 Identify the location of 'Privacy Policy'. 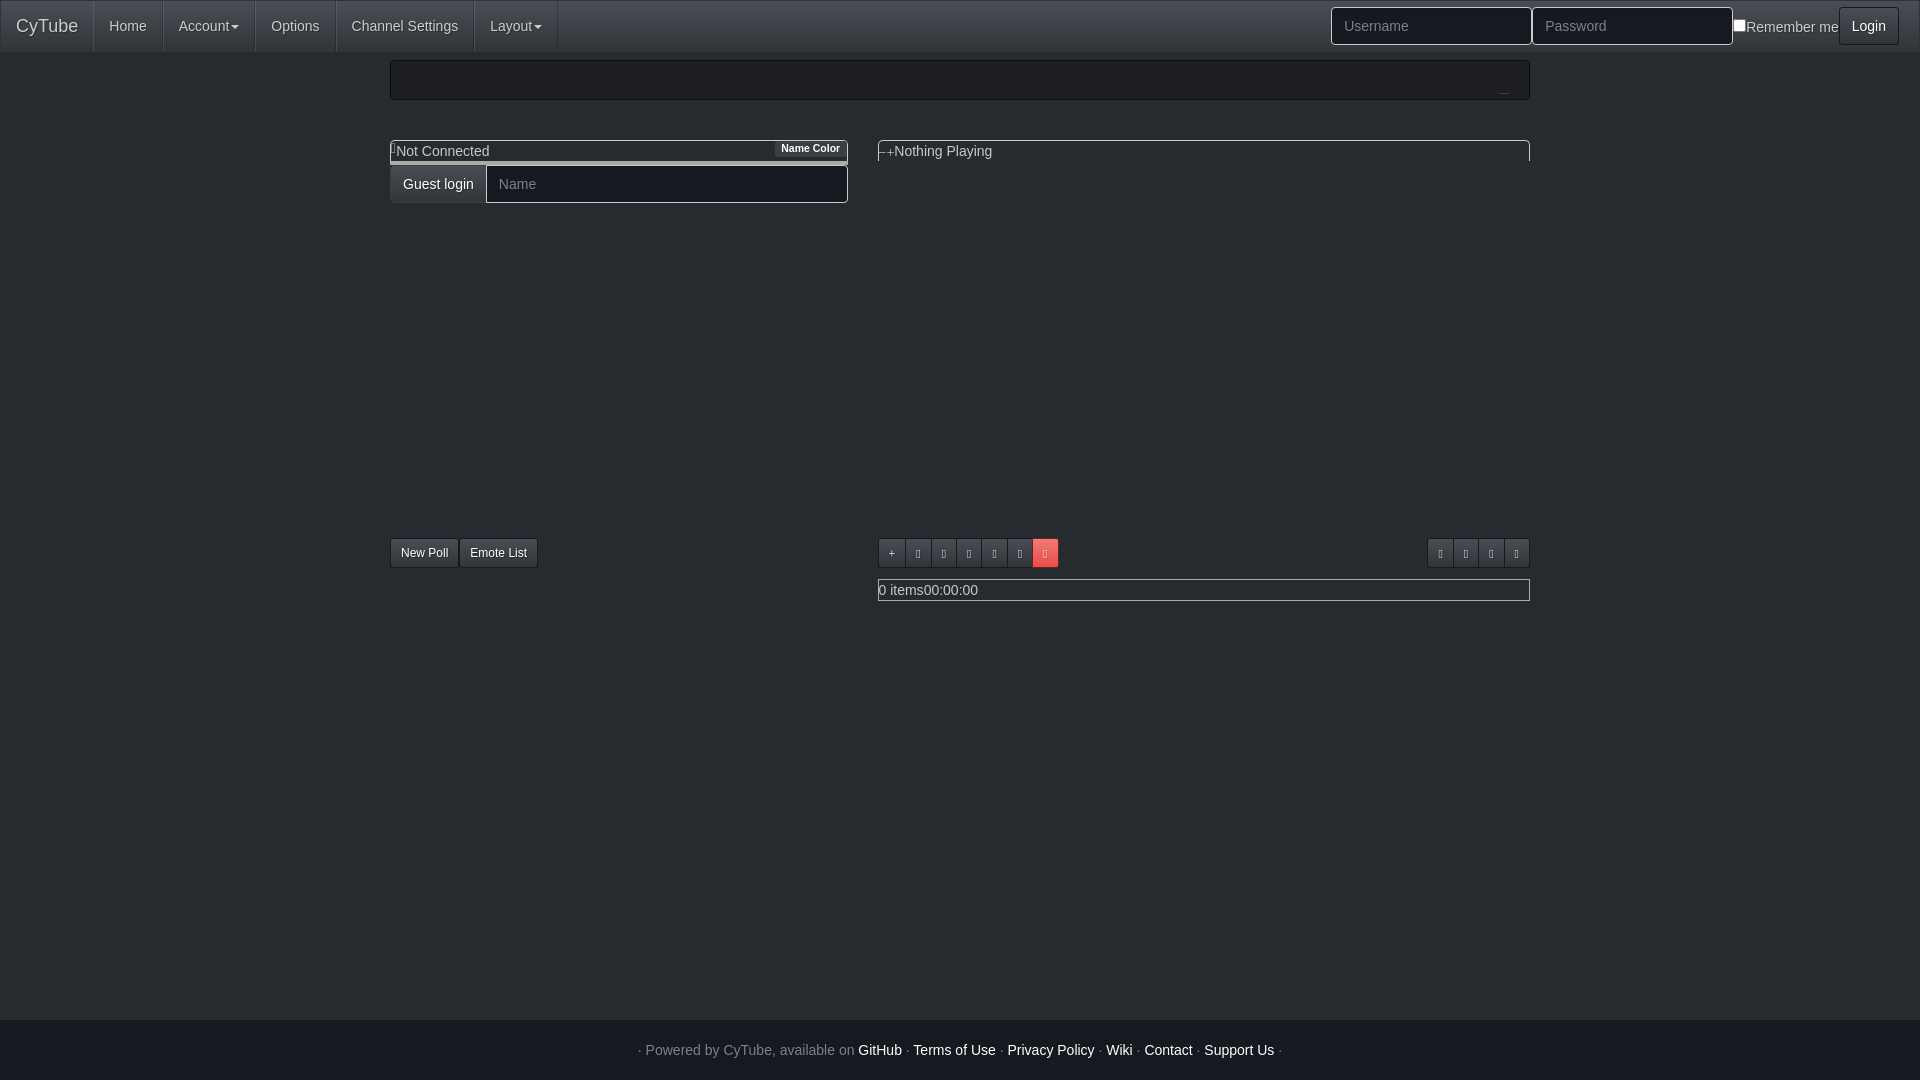
(1007, 1048).